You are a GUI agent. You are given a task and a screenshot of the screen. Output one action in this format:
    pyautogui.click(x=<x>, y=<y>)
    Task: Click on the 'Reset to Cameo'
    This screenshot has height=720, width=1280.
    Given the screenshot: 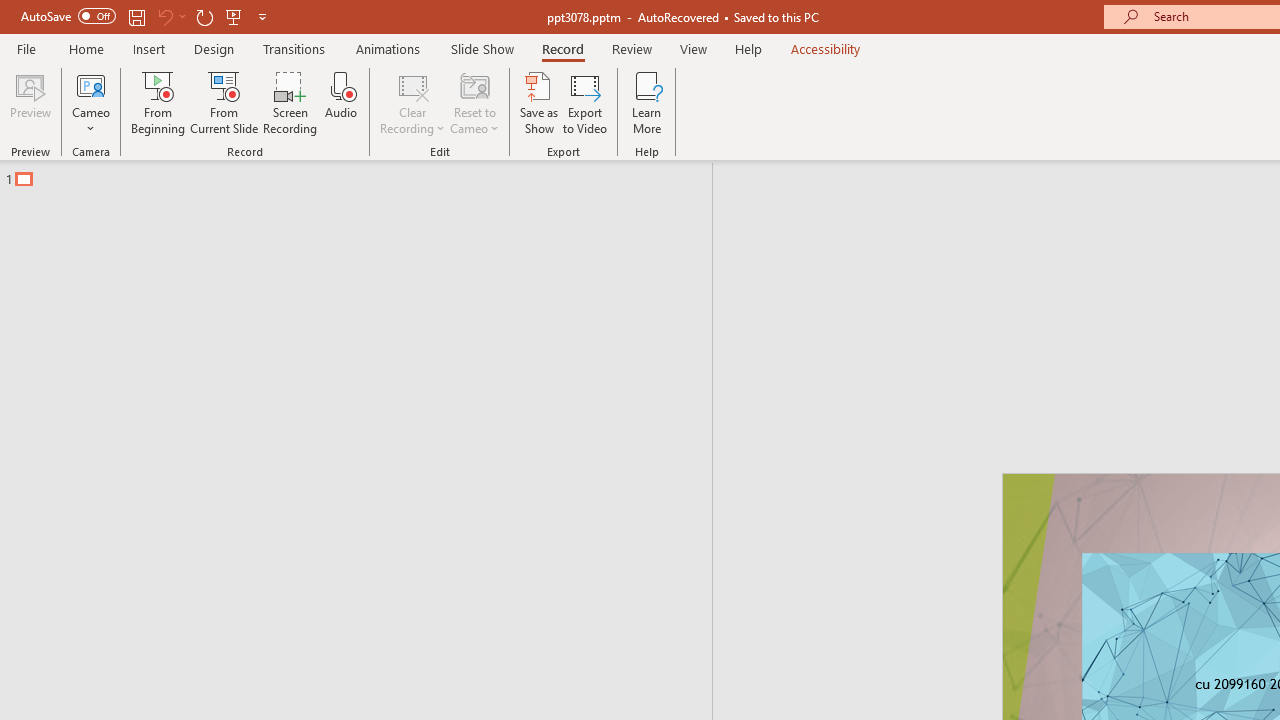 What is the action you would take?
    pyautogui.click(x=473, y=103)
    